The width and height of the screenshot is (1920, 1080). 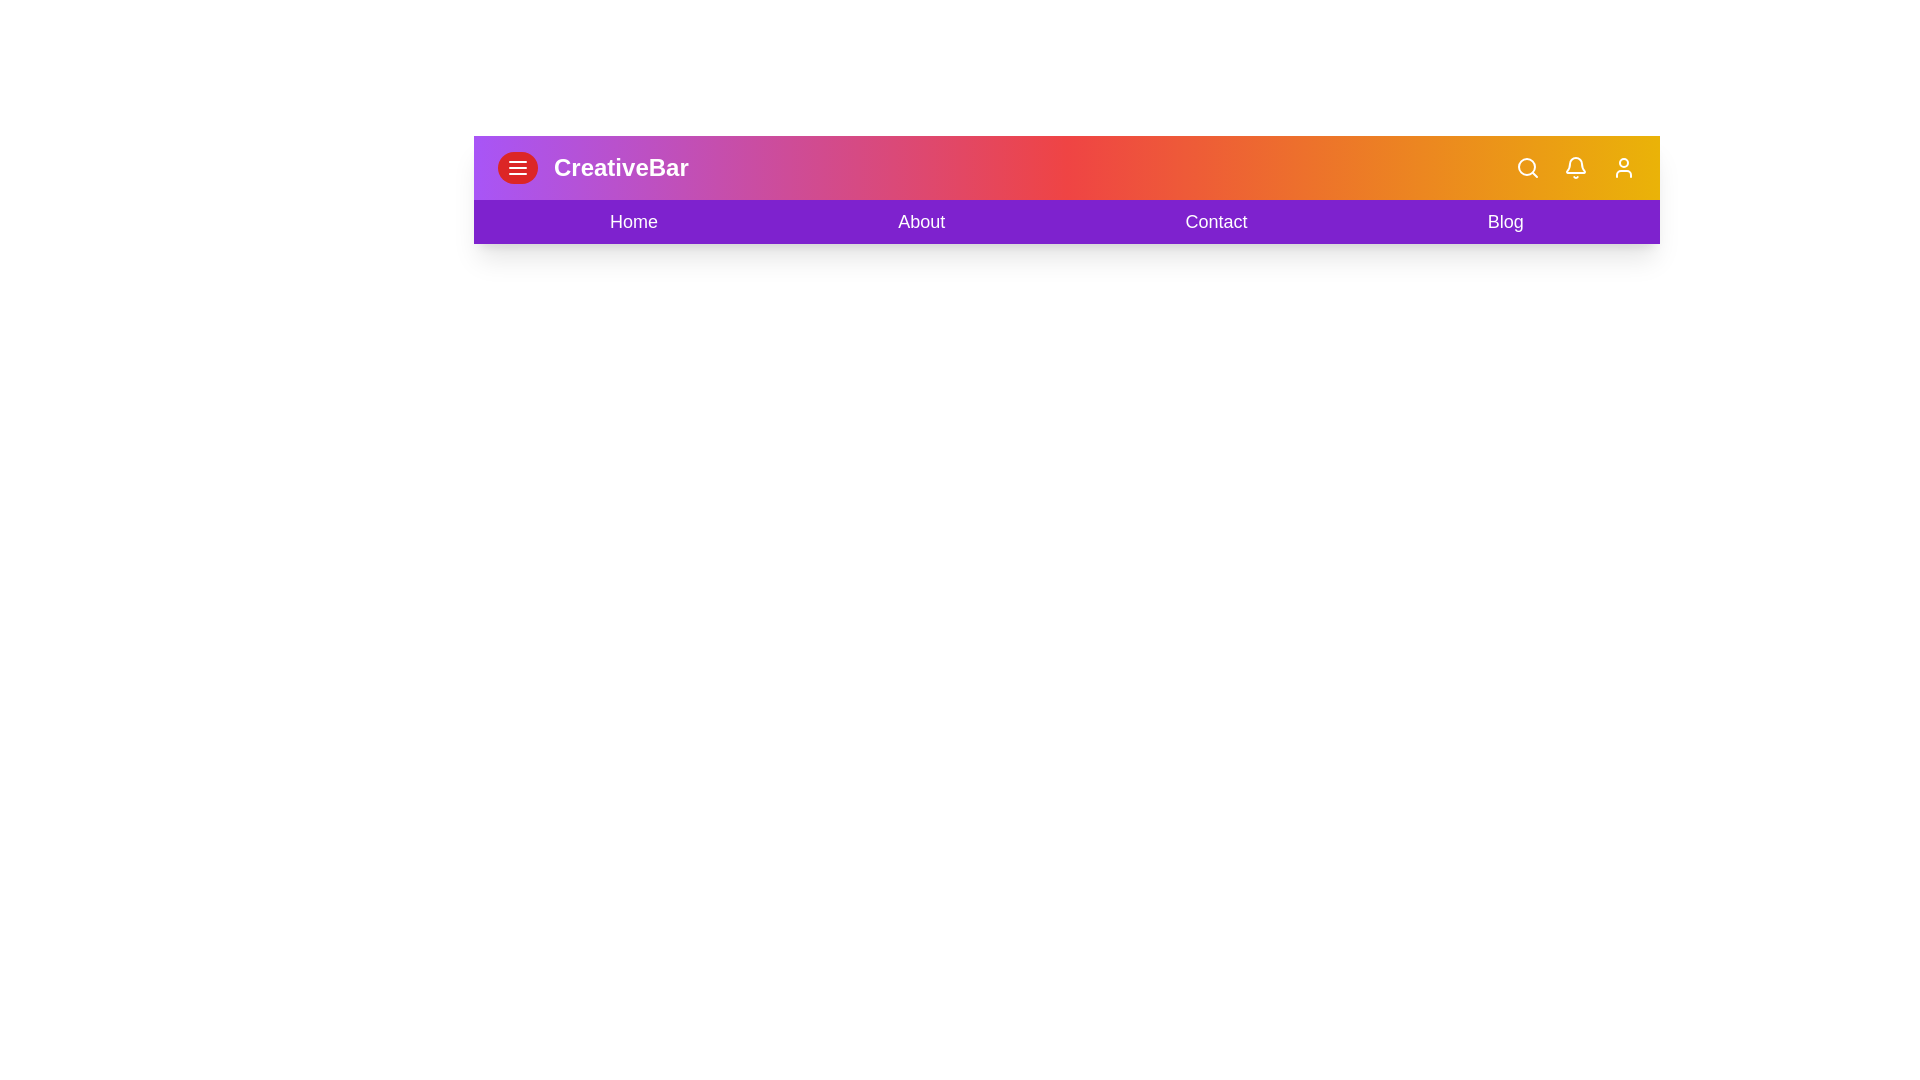 What do you see at coordinates (1623, 167) in the screenshot?
I see `the user icon to access user account options` at bounding box center [1623, 167].